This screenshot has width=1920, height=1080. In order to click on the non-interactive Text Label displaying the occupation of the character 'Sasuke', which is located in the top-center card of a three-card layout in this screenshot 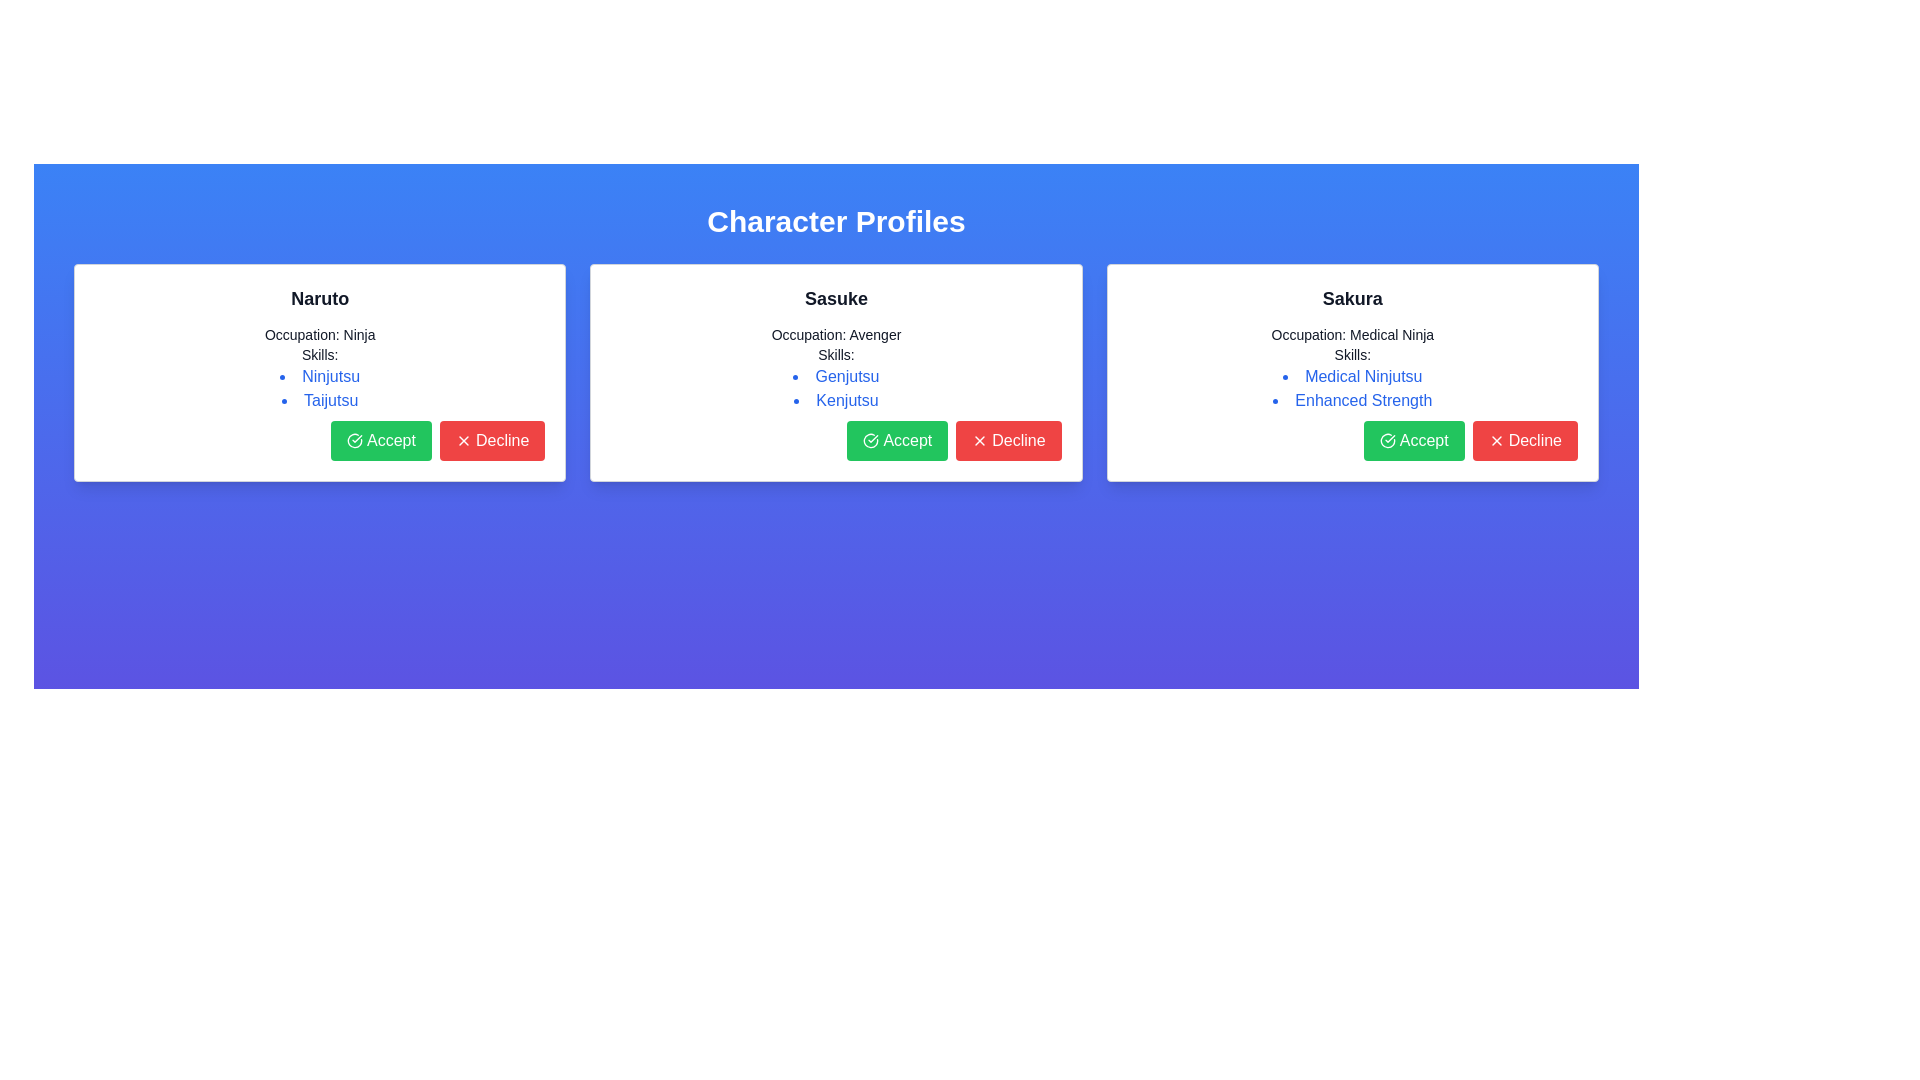, I will do `click(836, 334)`.